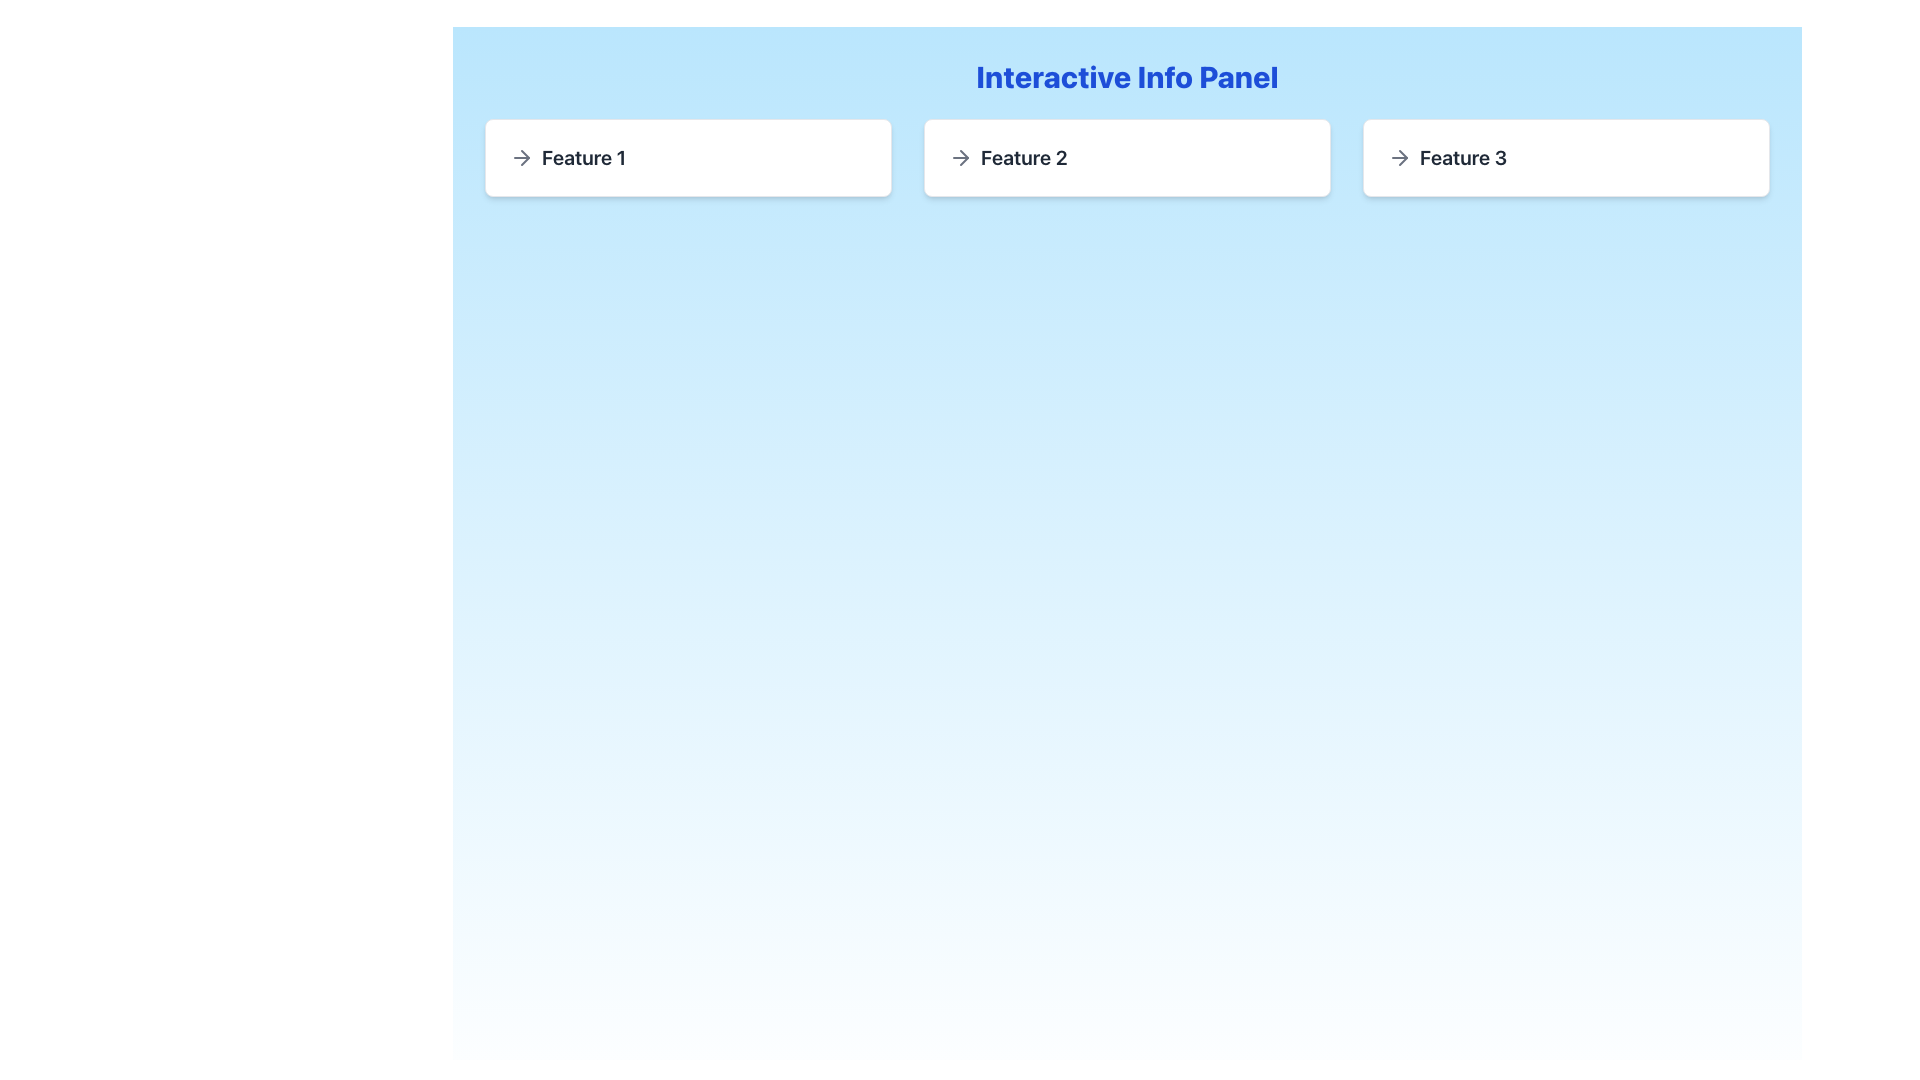 This screenshot has height=1080, width=1920. What do you see at coordinates (964, 157) in the screenshot?
I see `the chevron-shaped right arrow icon next to the label 'Feature 2' in the second card` at bounding box center [964, 157].